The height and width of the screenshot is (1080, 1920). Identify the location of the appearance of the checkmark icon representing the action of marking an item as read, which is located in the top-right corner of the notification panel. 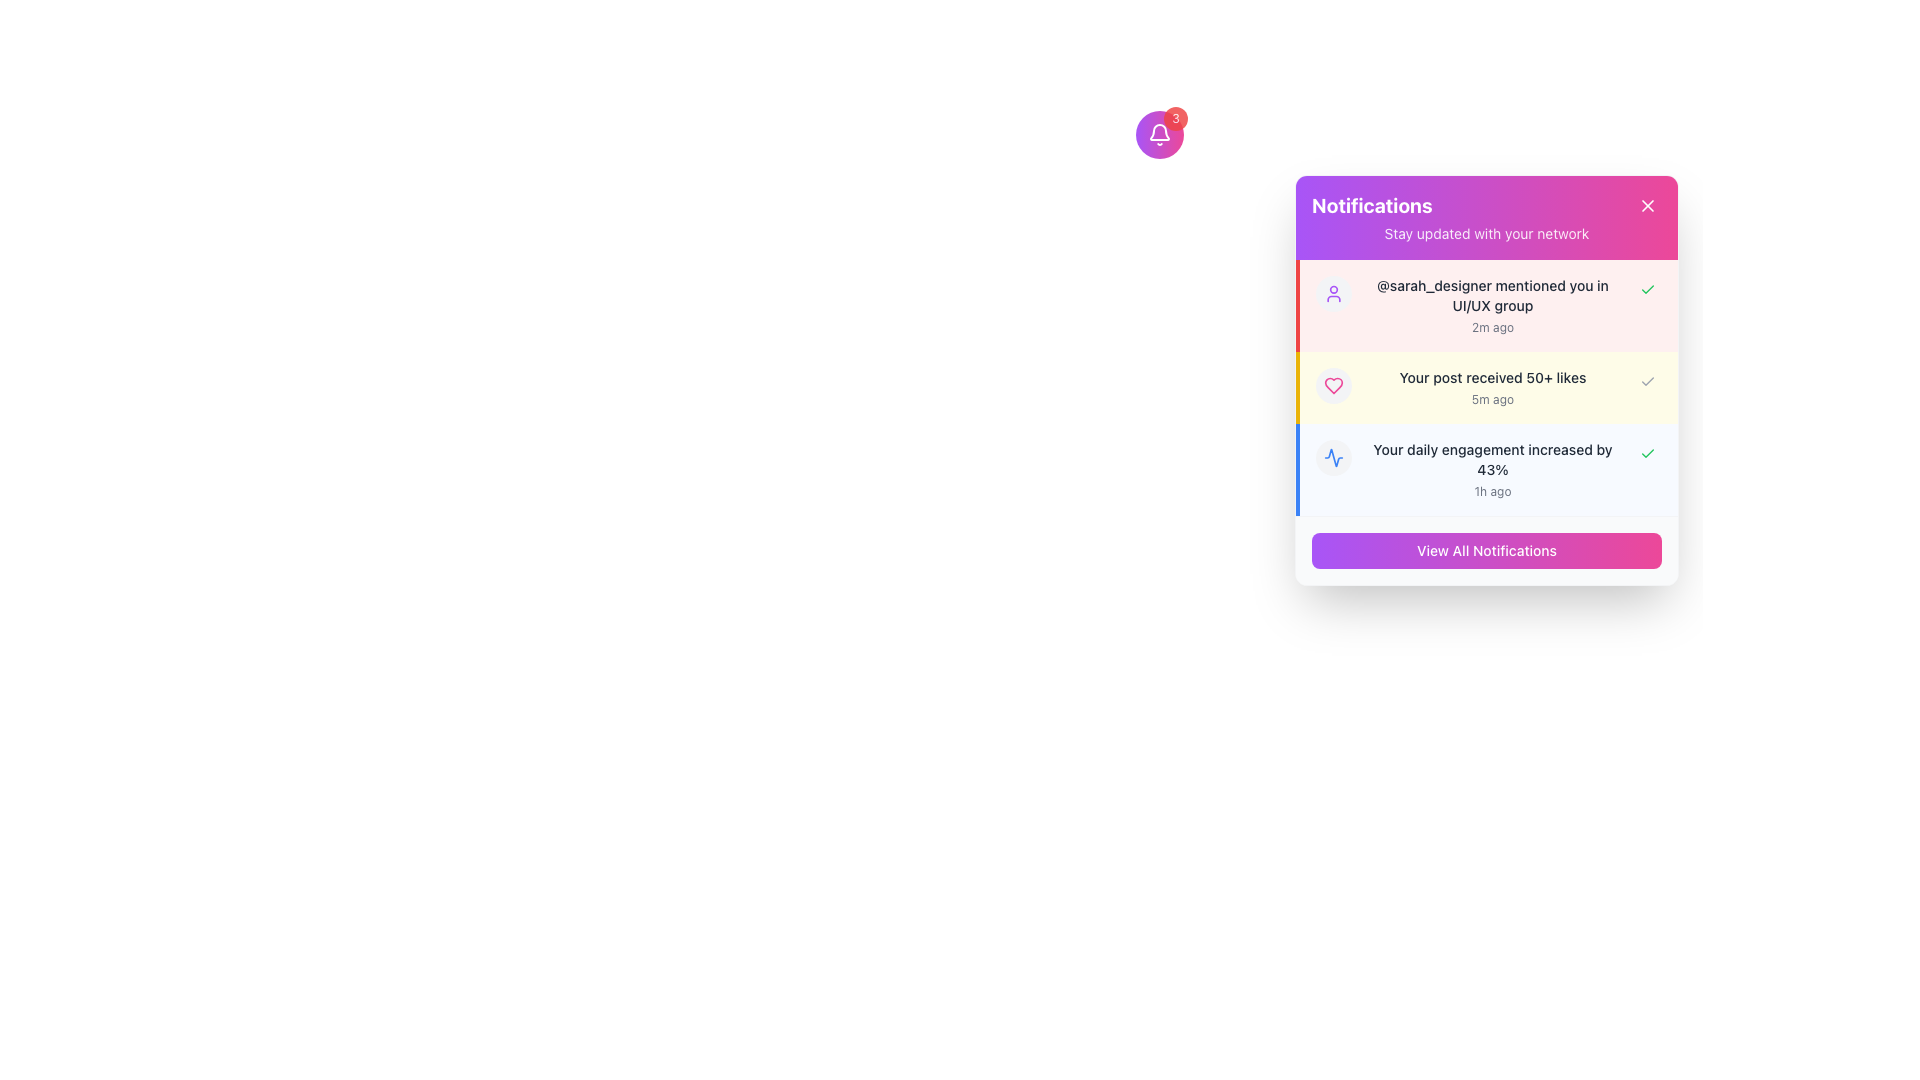
(1647, 289).